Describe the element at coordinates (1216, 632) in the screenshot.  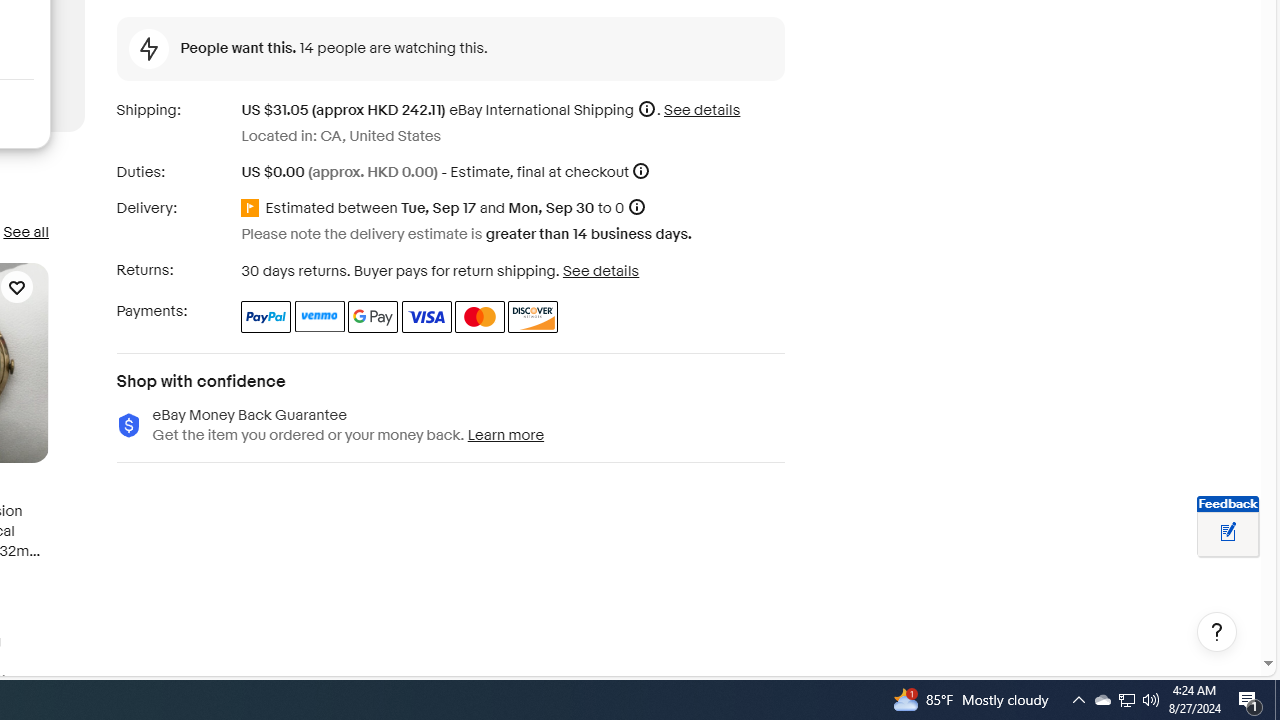
I see `'Help, opens dialogs'` at that location.